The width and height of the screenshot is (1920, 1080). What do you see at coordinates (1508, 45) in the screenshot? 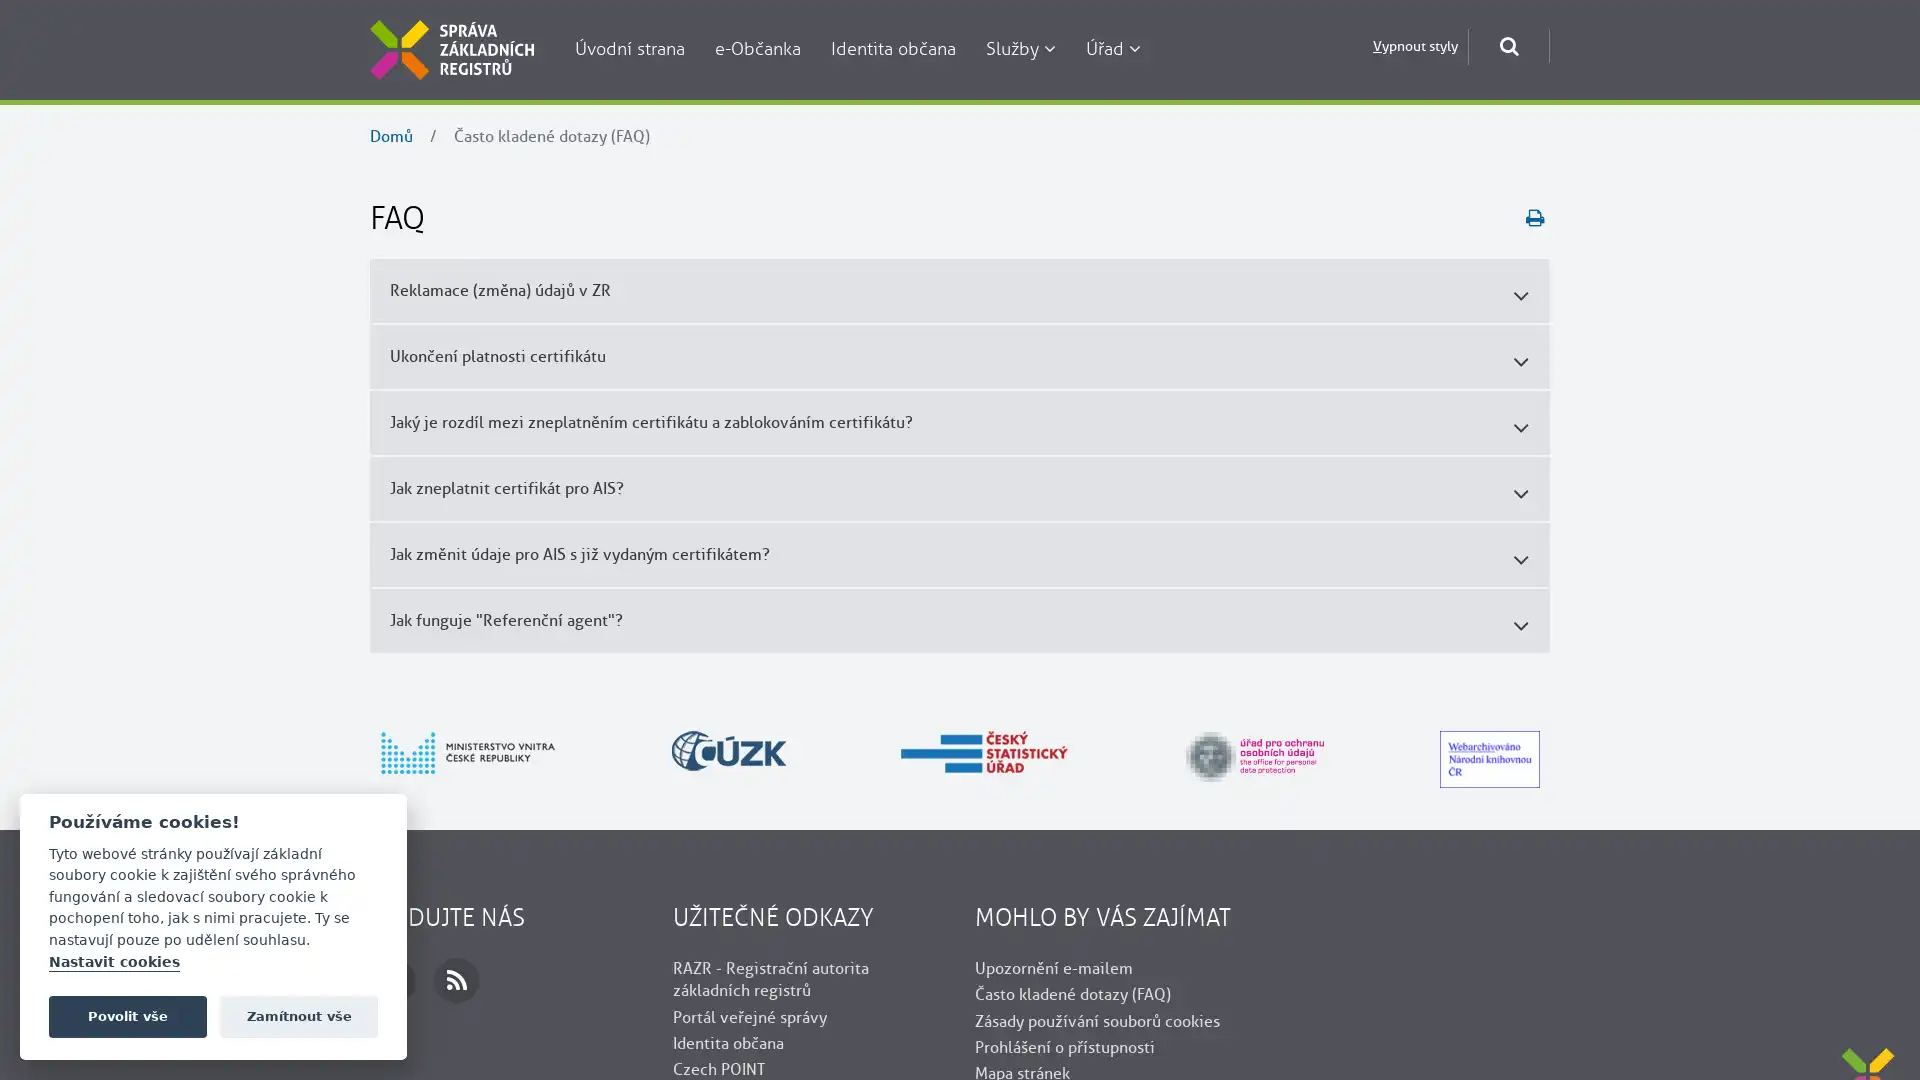
I see `Otevrit okno pro vyhledavani` at bounding box center [1508, 45].